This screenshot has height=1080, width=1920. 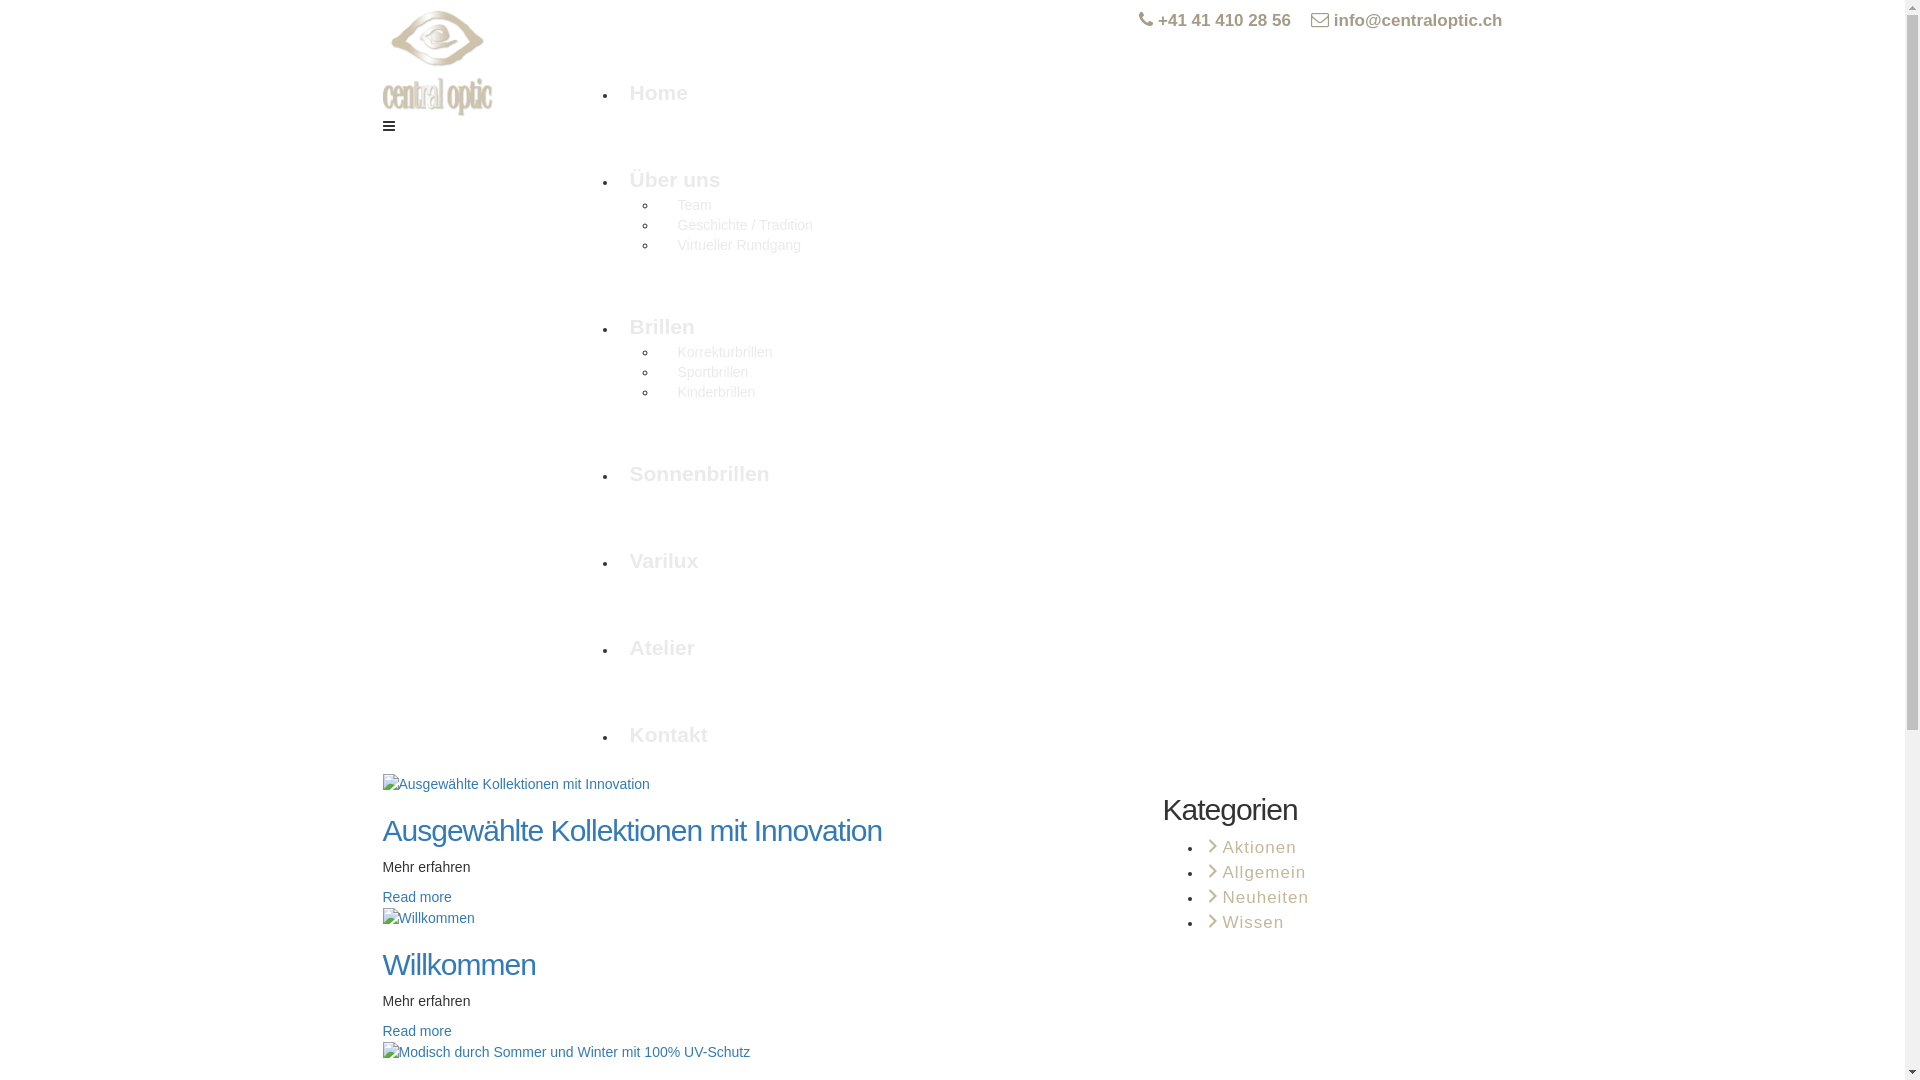 I want to click on 'Kinderbrillen', so click(x=716, y=392).